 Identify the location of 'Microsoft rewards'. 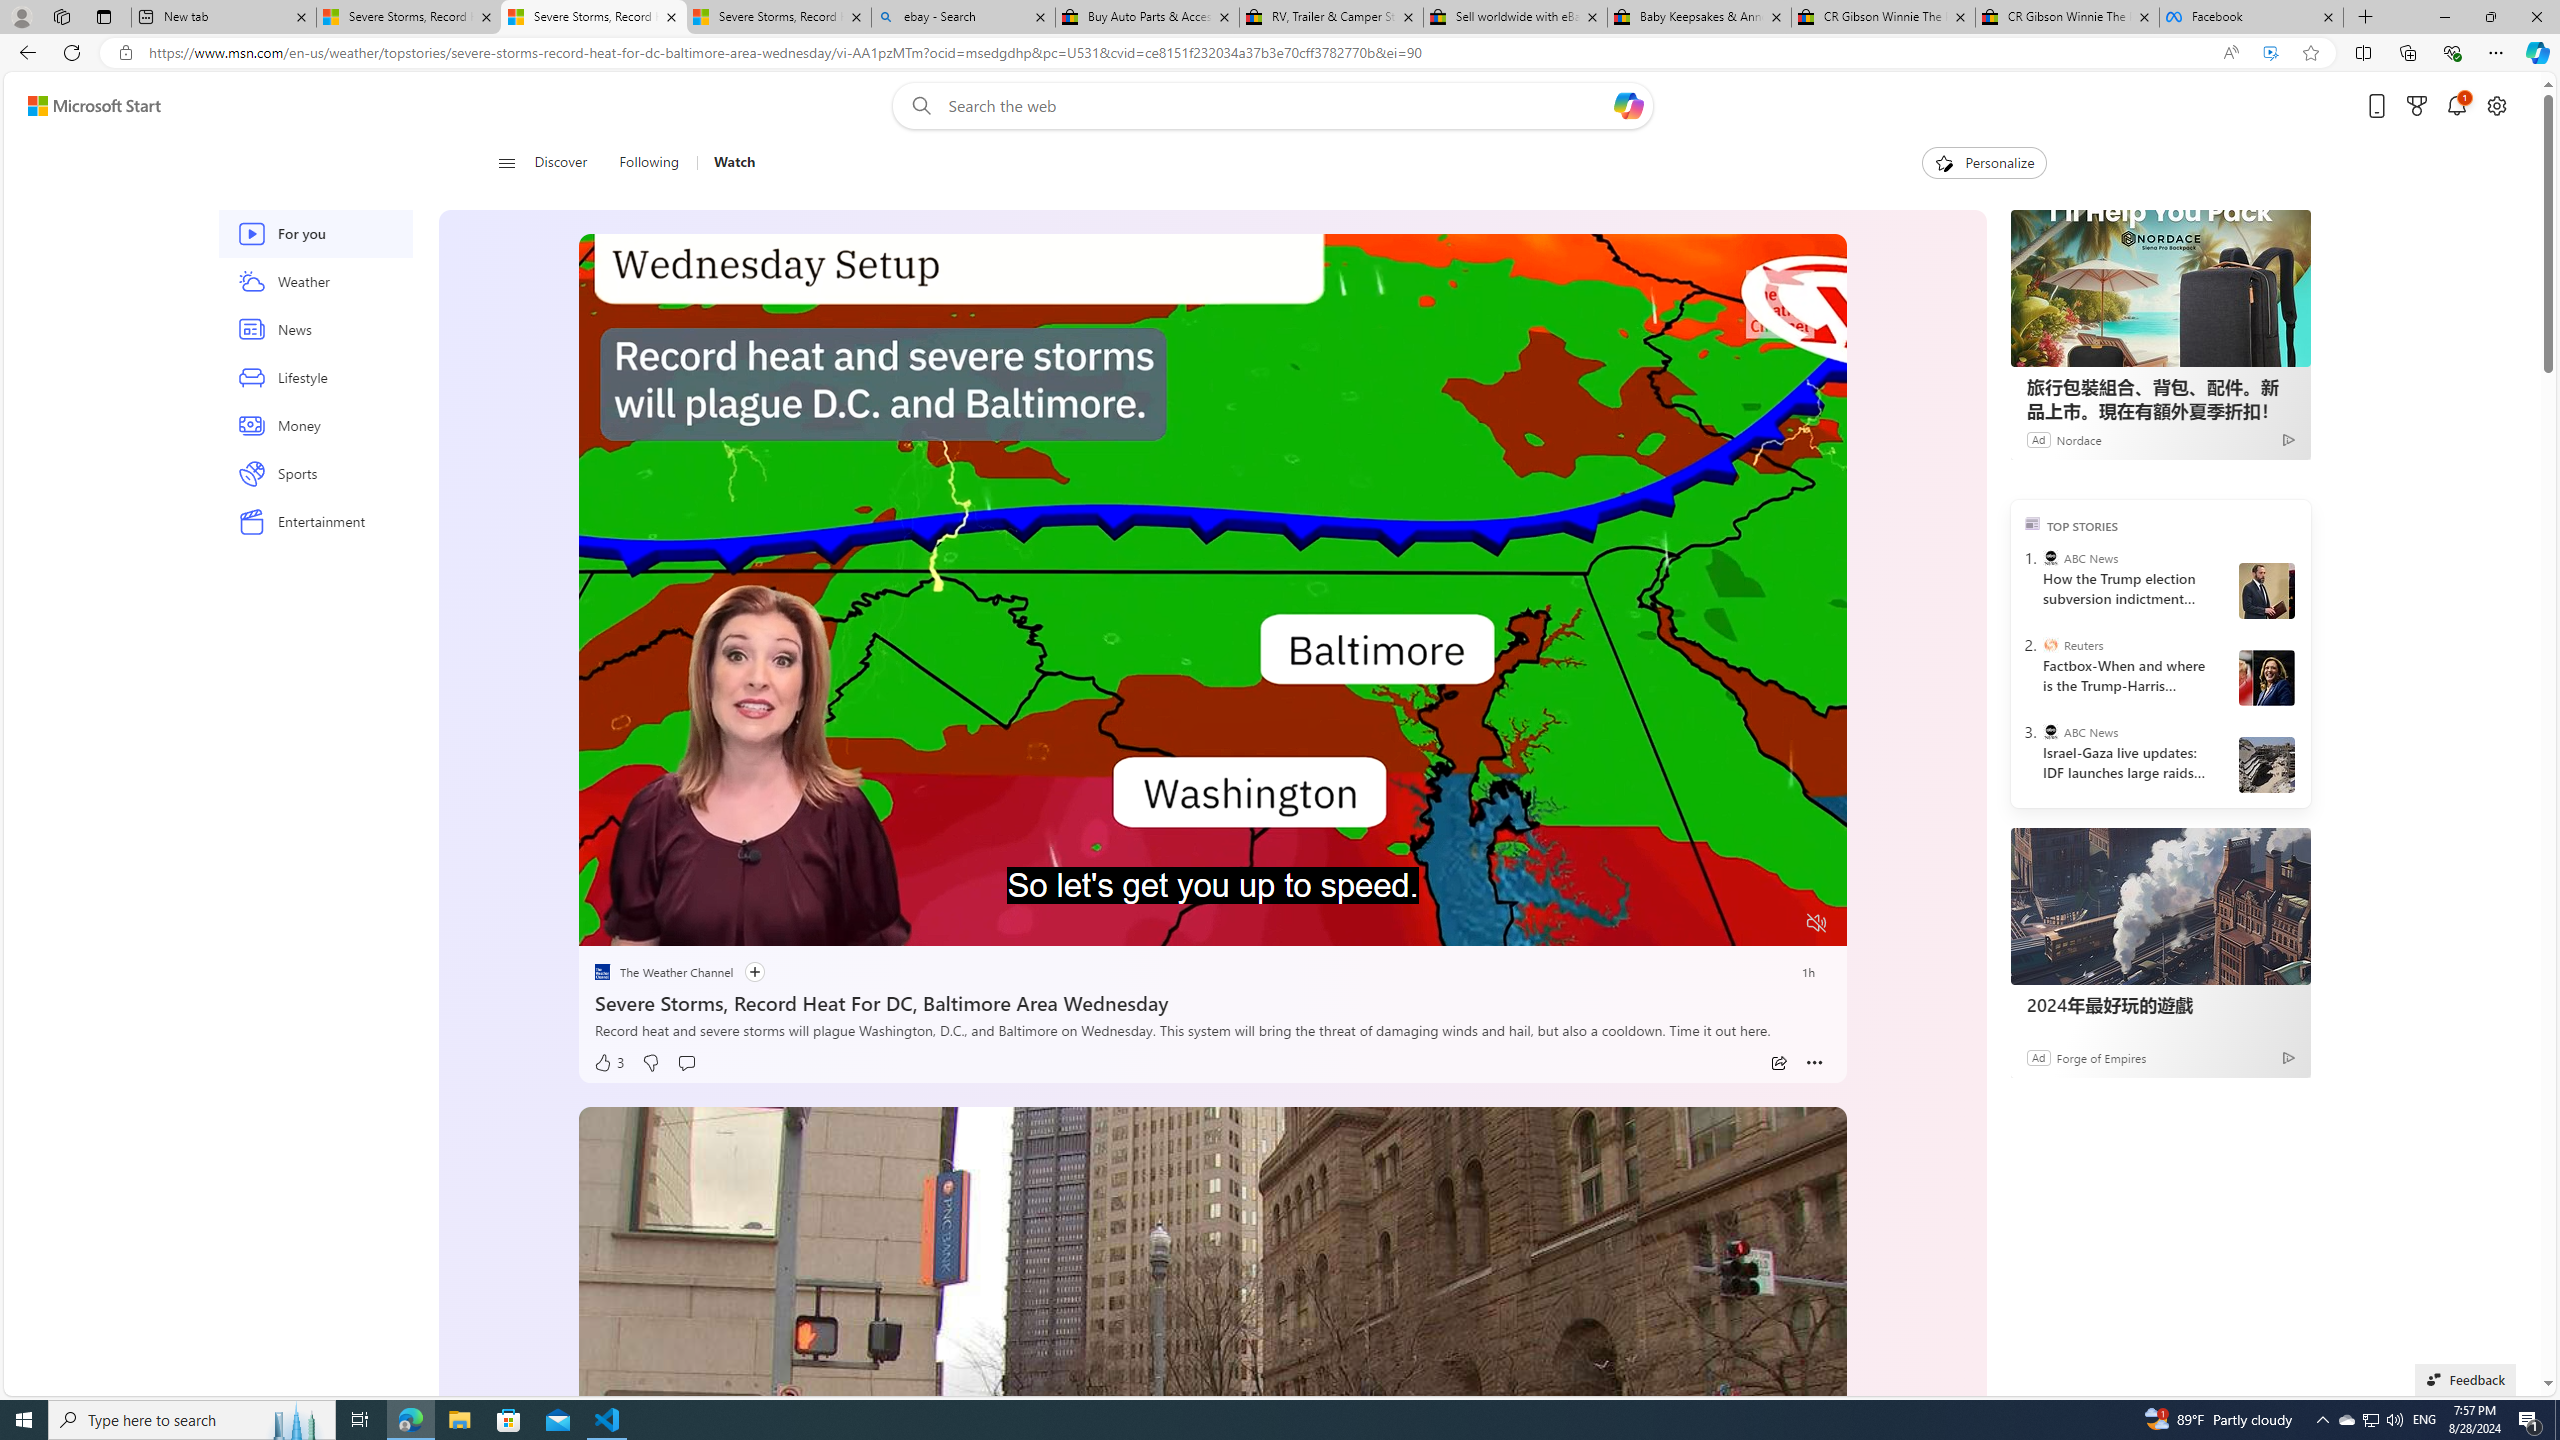
(2416, 106).